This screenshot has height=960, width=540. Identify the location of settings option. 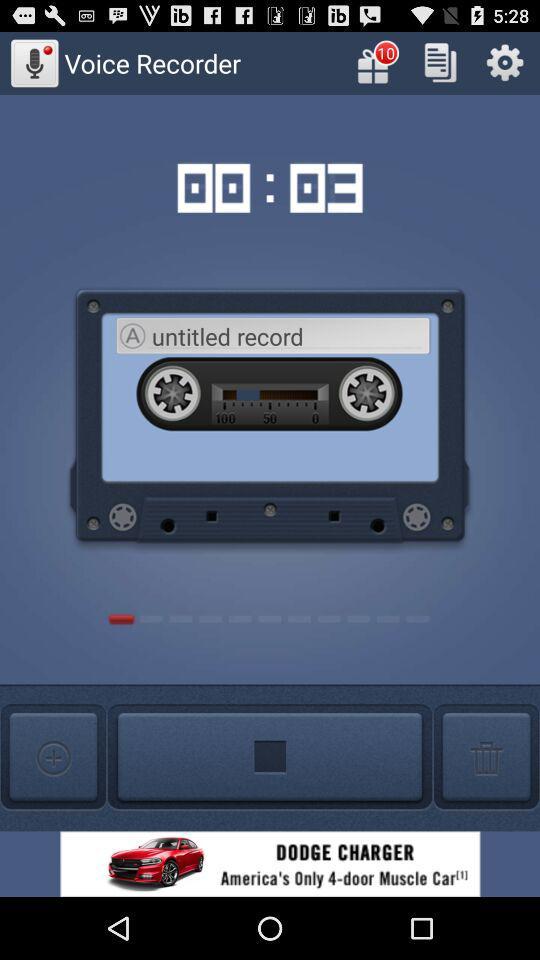
(504, 62).